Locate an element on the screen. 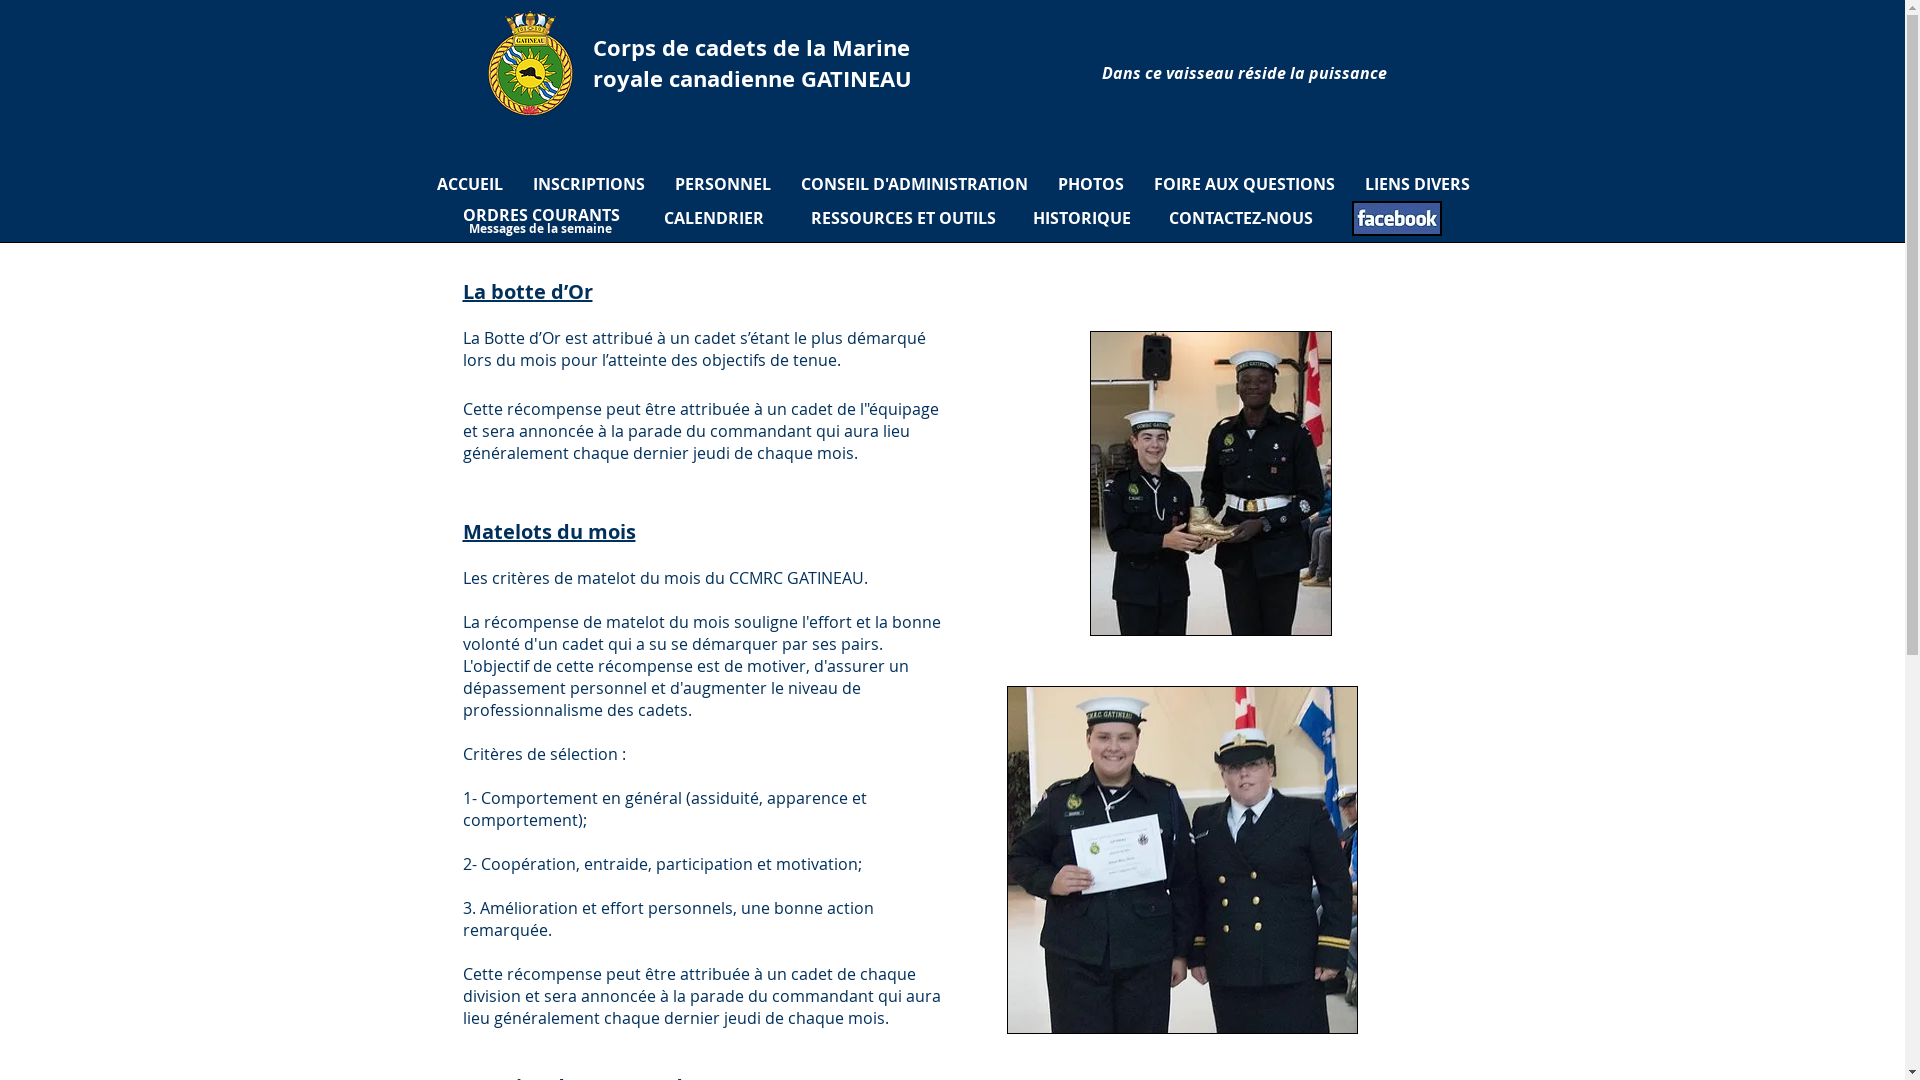 This screenshot has height=1080, width=1920. 'Messages de la semaine' is located at coordinates (539, 227).